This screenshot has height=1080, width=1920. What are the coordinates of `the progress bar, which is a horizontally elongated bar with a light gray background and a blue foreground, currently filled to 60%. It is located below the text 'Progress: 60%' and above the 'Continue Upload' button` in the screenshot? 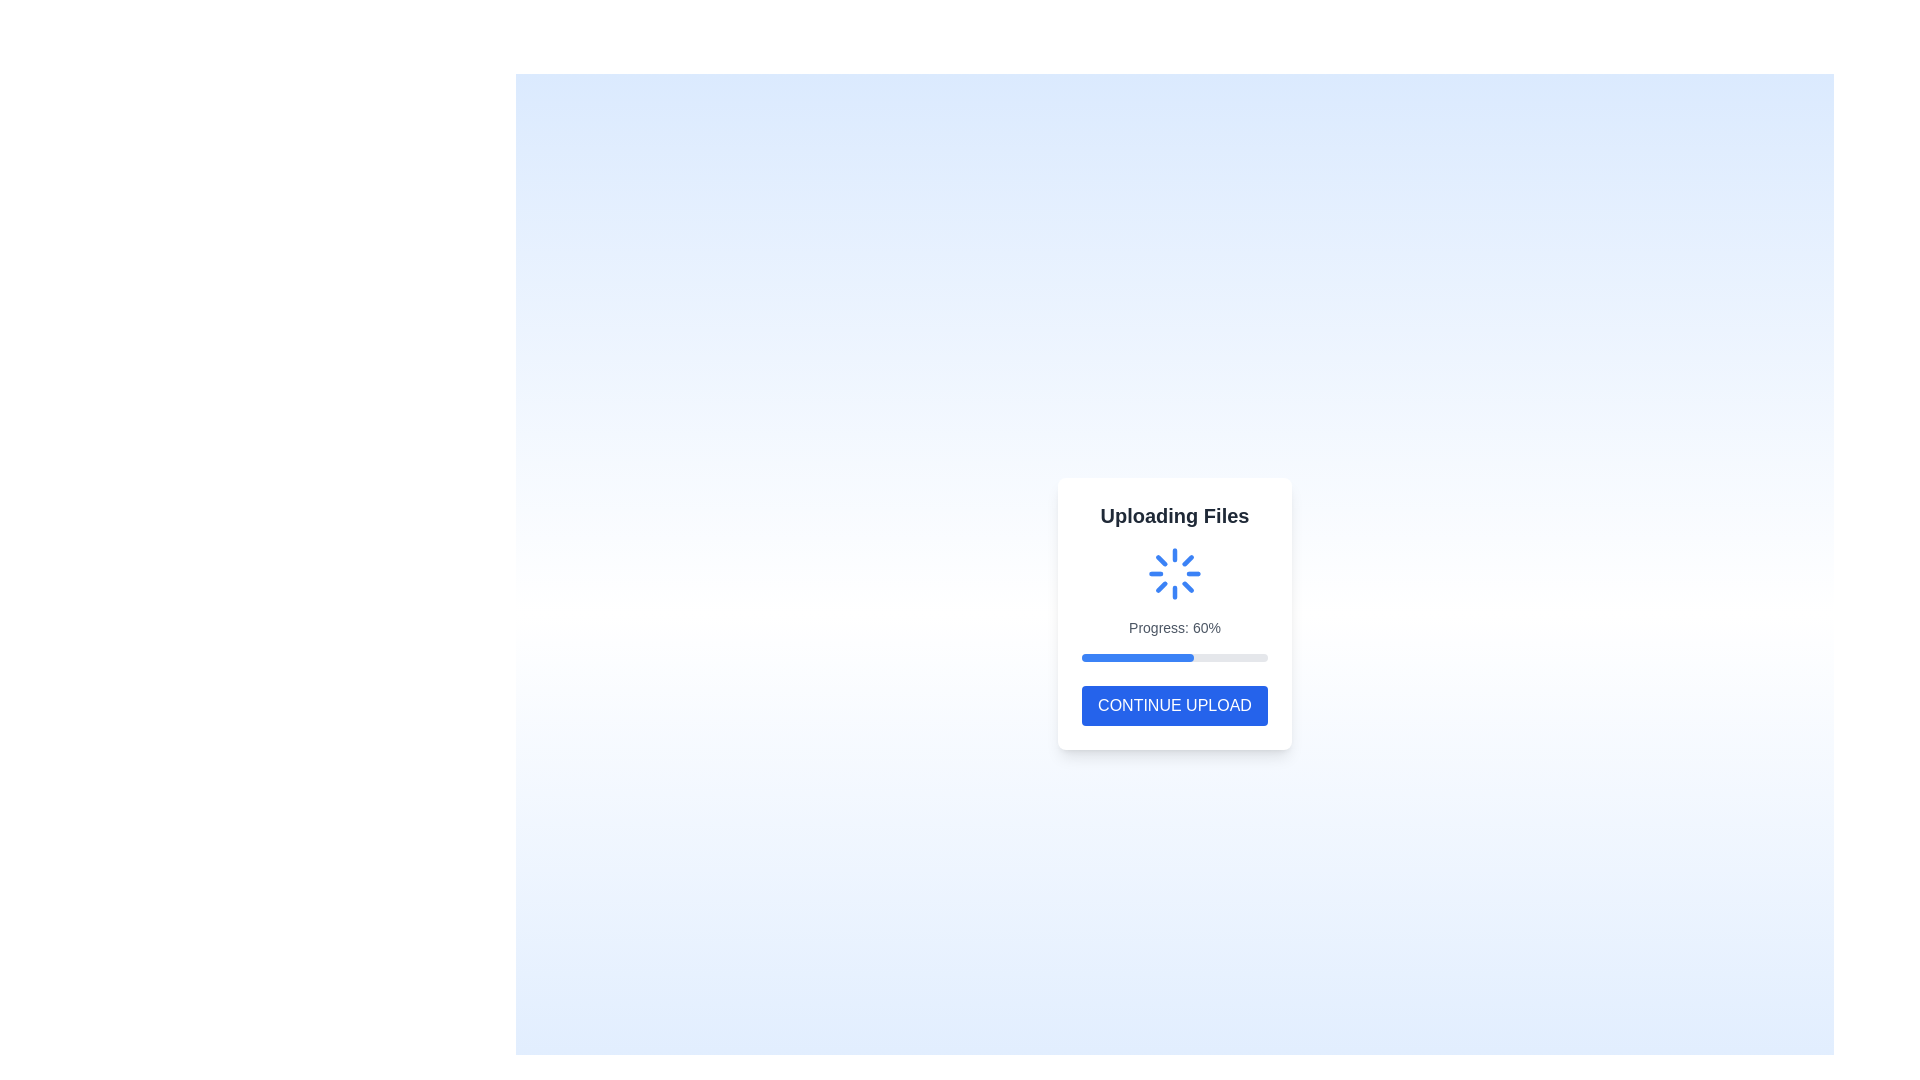 It's located at (1175, 658).